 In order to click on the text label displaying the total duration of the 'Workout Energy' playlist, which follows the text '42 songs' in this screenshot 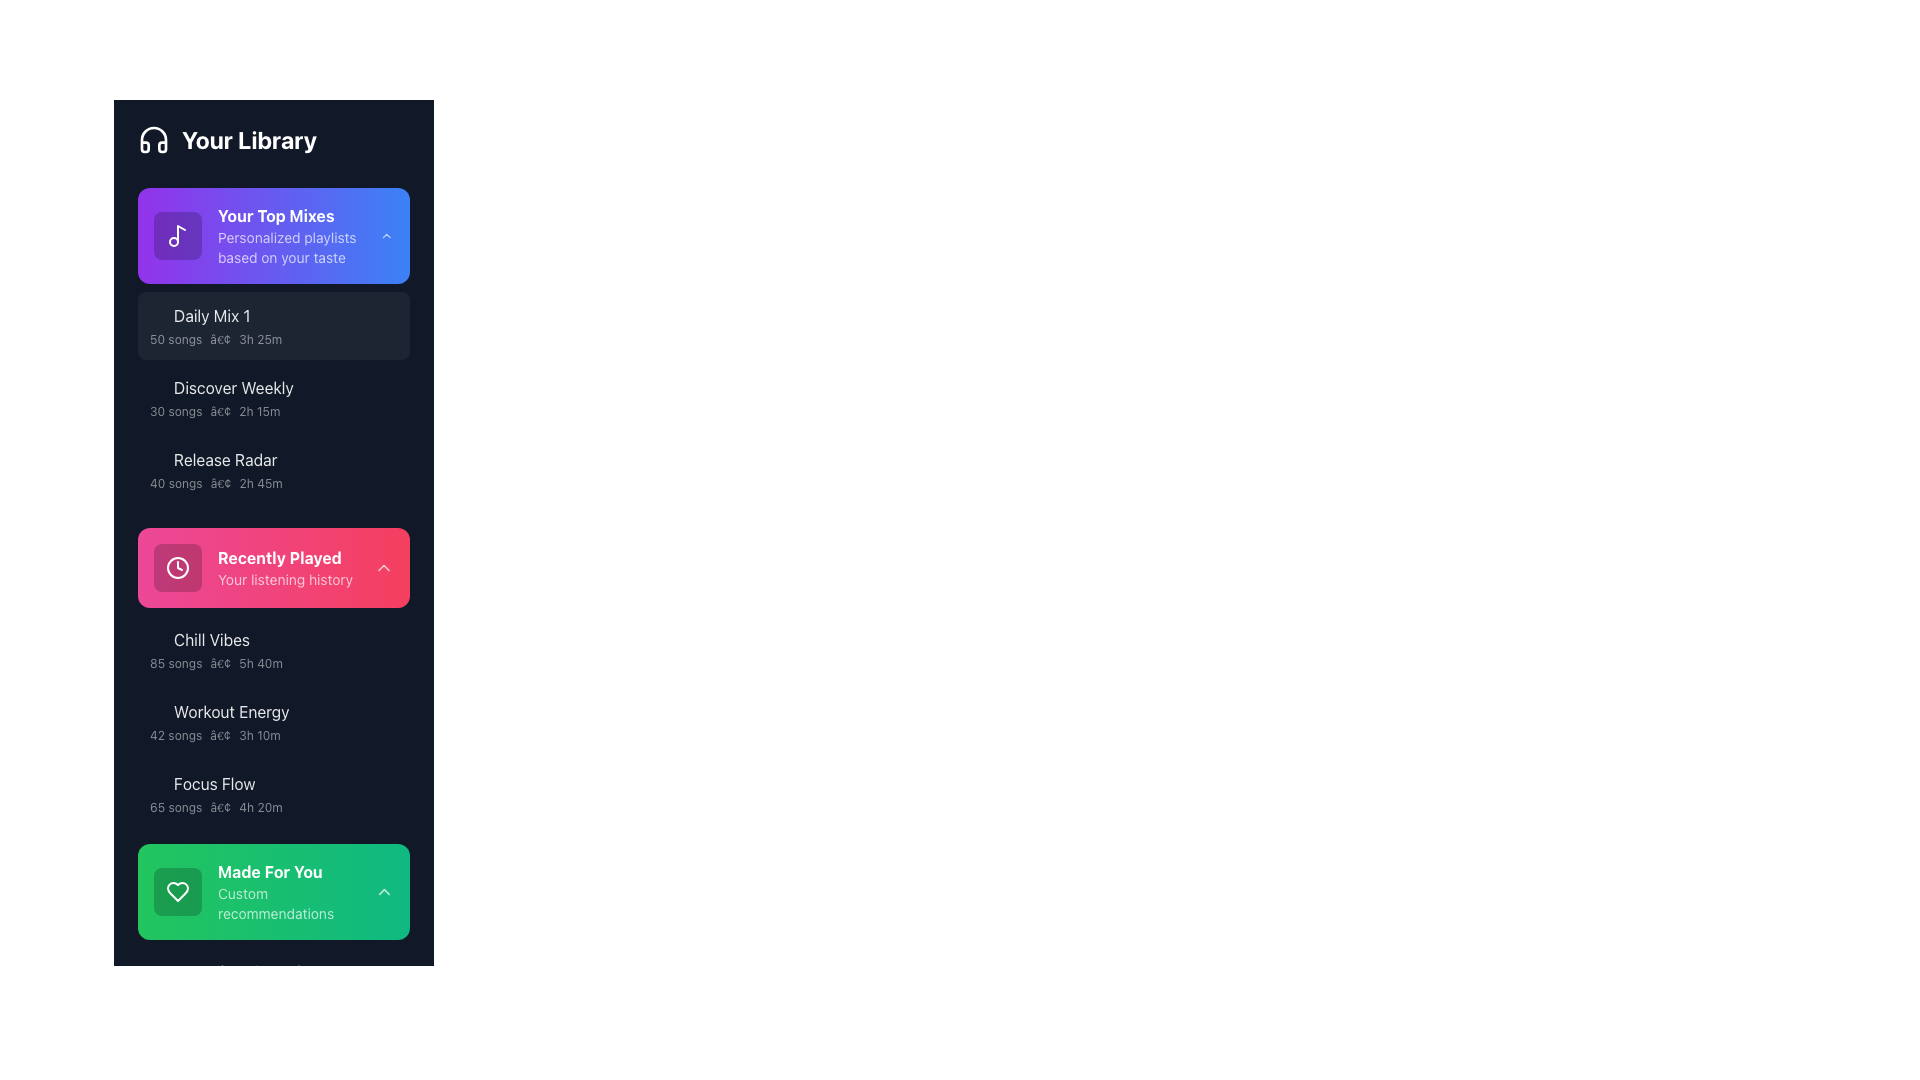, I will do `click(258, 736)`.